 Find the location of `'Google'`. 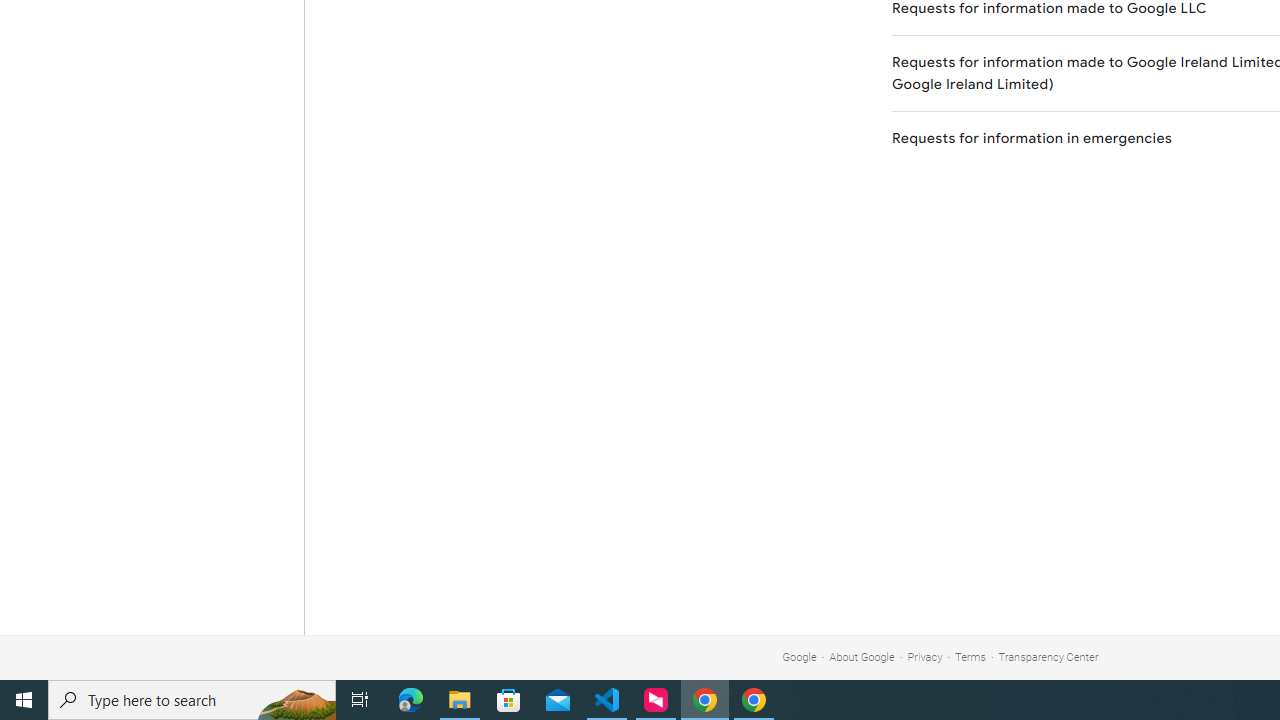

'Google' is located at coordinates (798, 657).